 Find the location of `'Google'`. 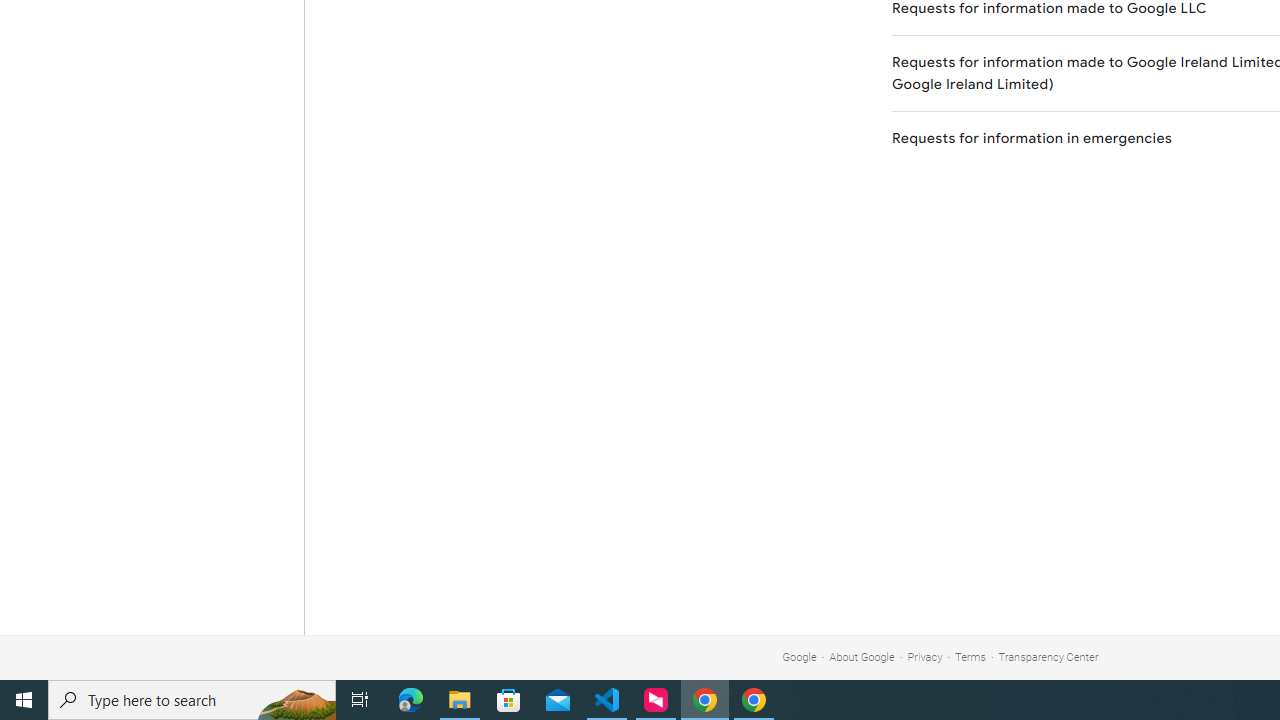

'Google' is located at coordinates (798, 657).